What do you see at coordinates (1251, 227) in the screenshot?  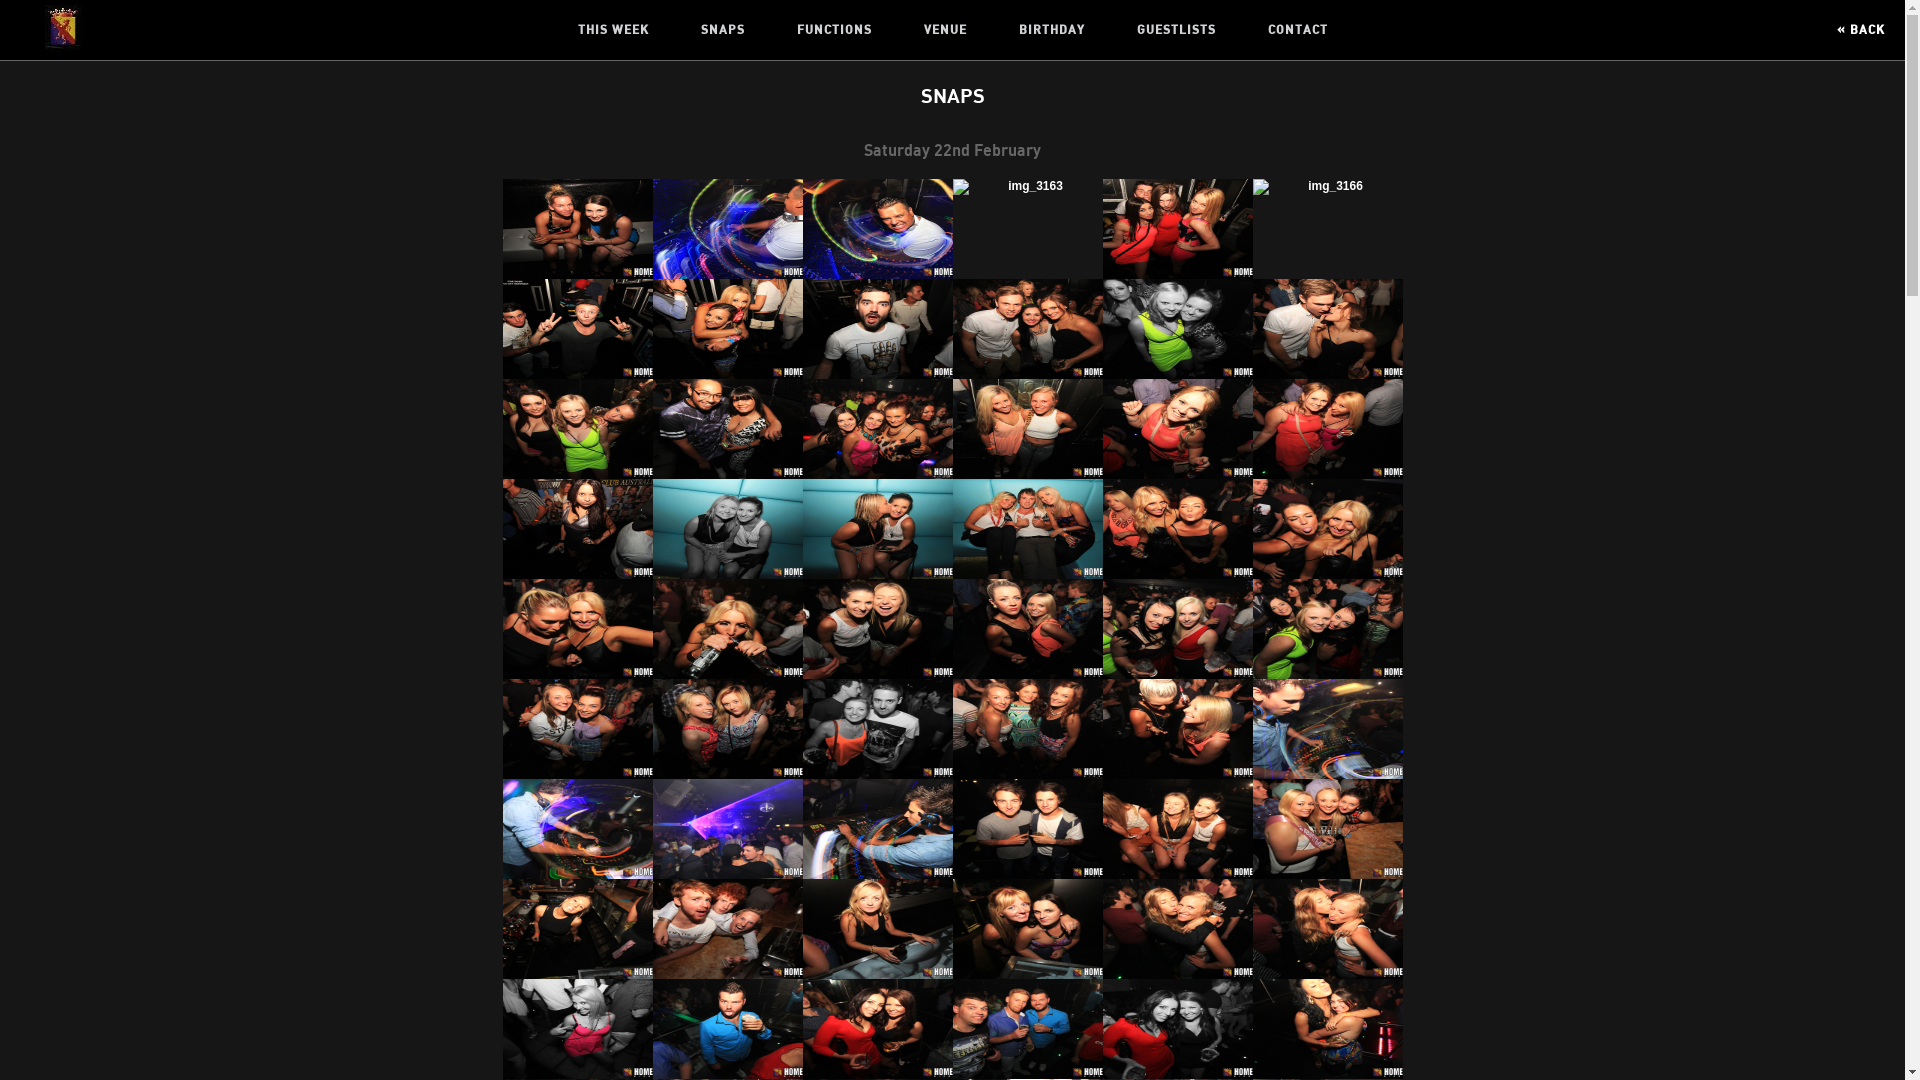 I see `' '` at bounding box center [1251, 227].